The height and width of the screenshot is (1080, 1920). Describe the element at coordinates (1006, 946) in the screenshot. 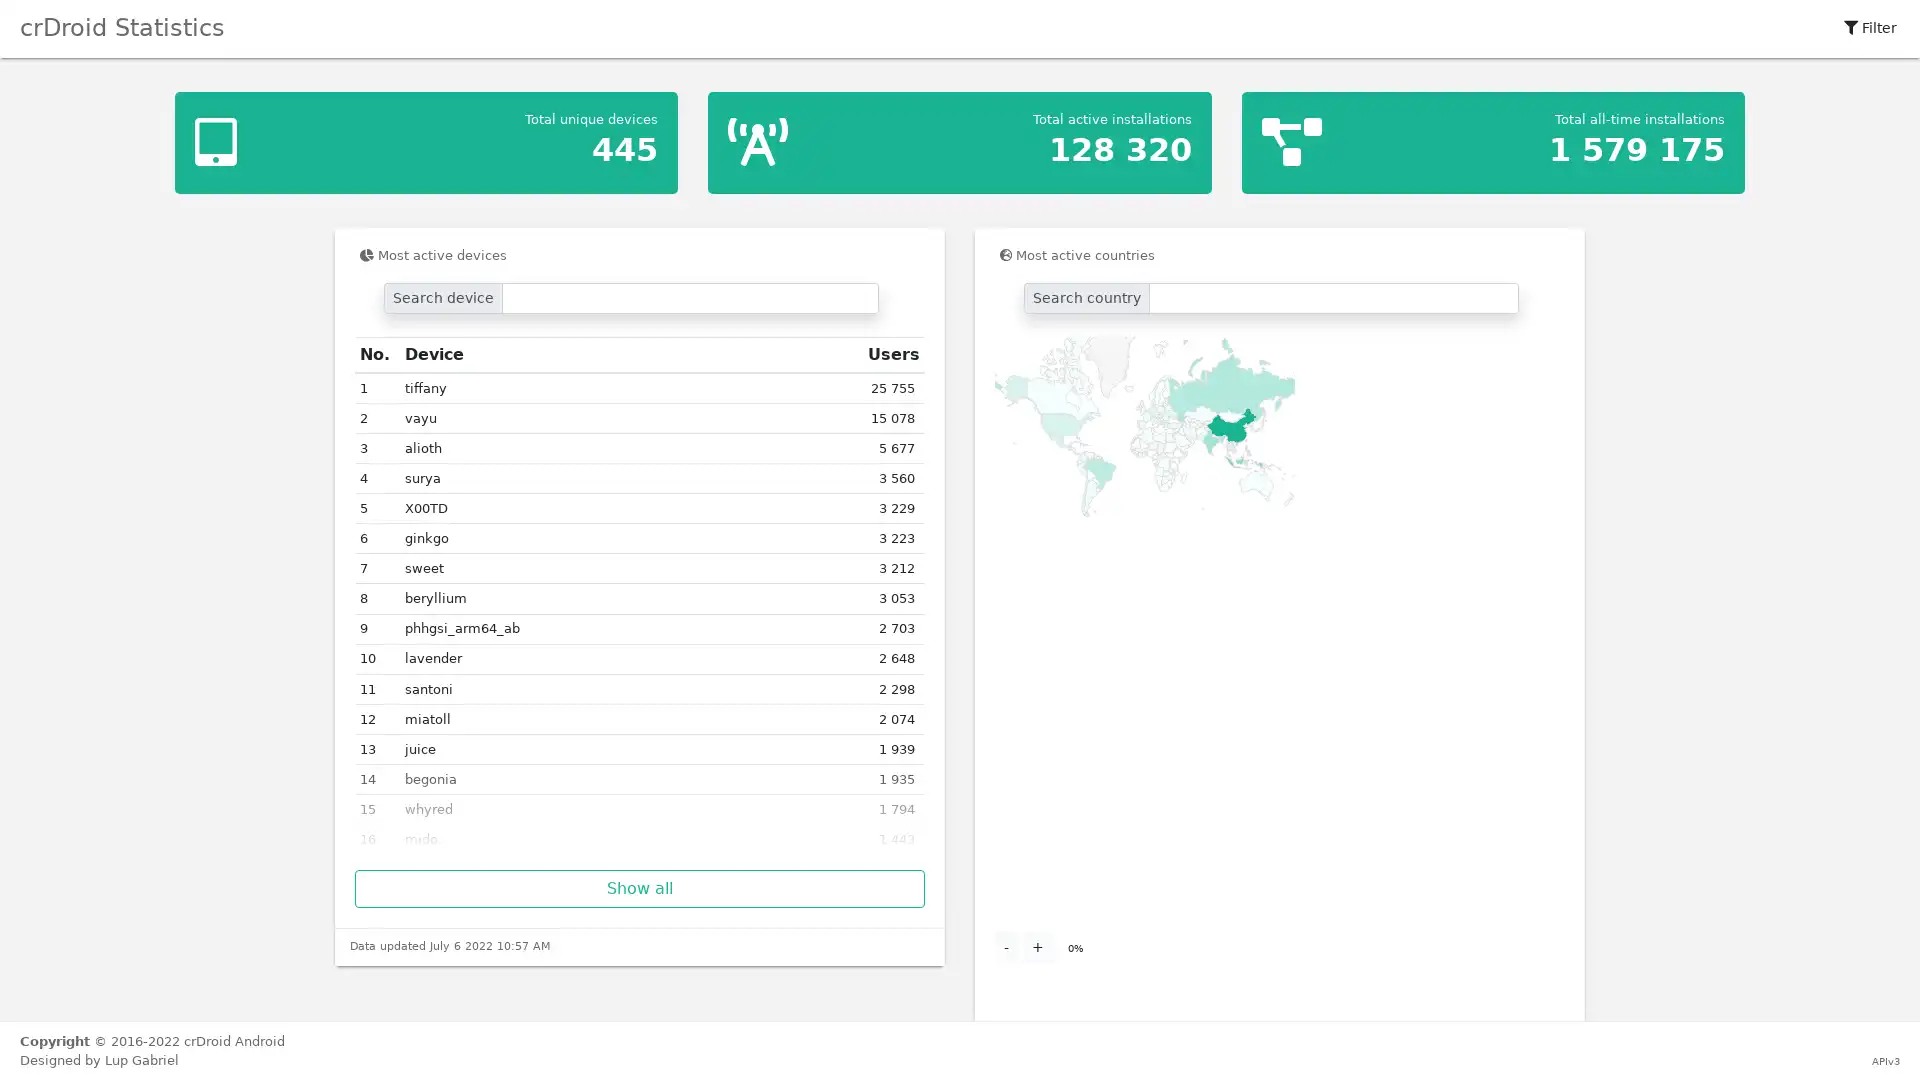

I see `-` at that location.